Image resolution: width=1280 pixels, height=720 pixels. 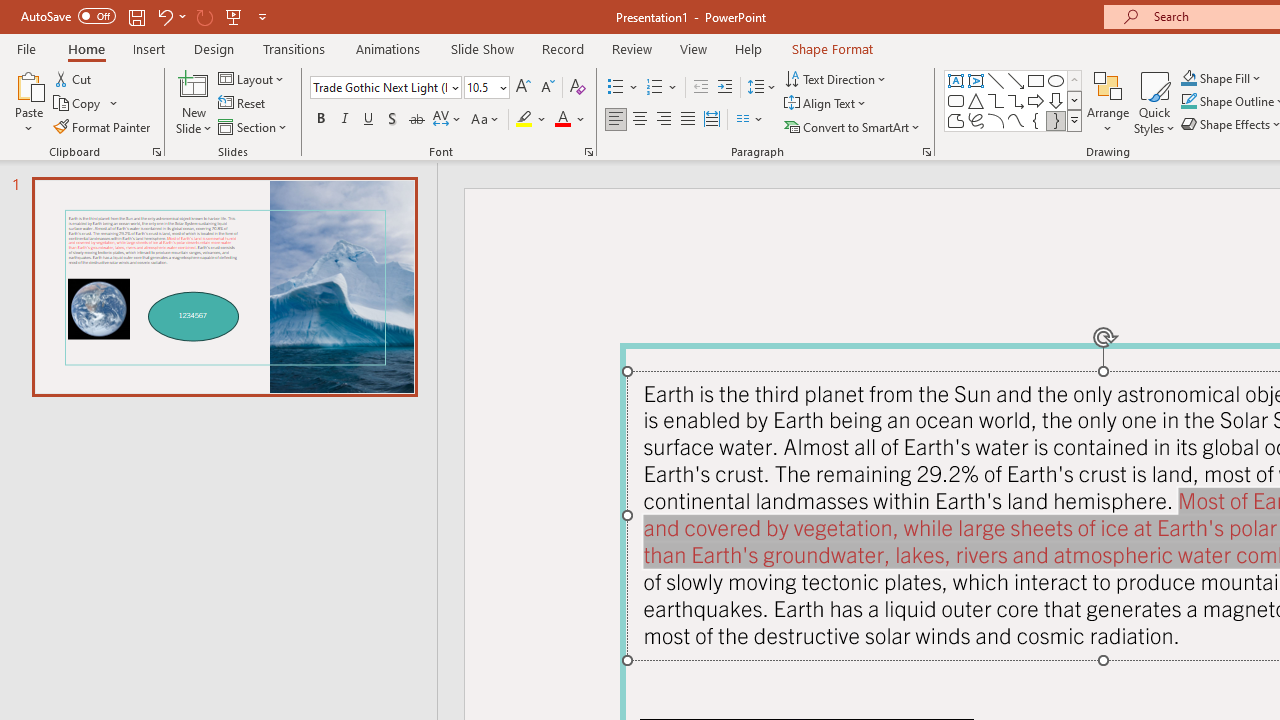 What do you see at coordinates (700, 86) in the screenshot?
I see `'Decrease Indent'` at bounding box center [700, 86].